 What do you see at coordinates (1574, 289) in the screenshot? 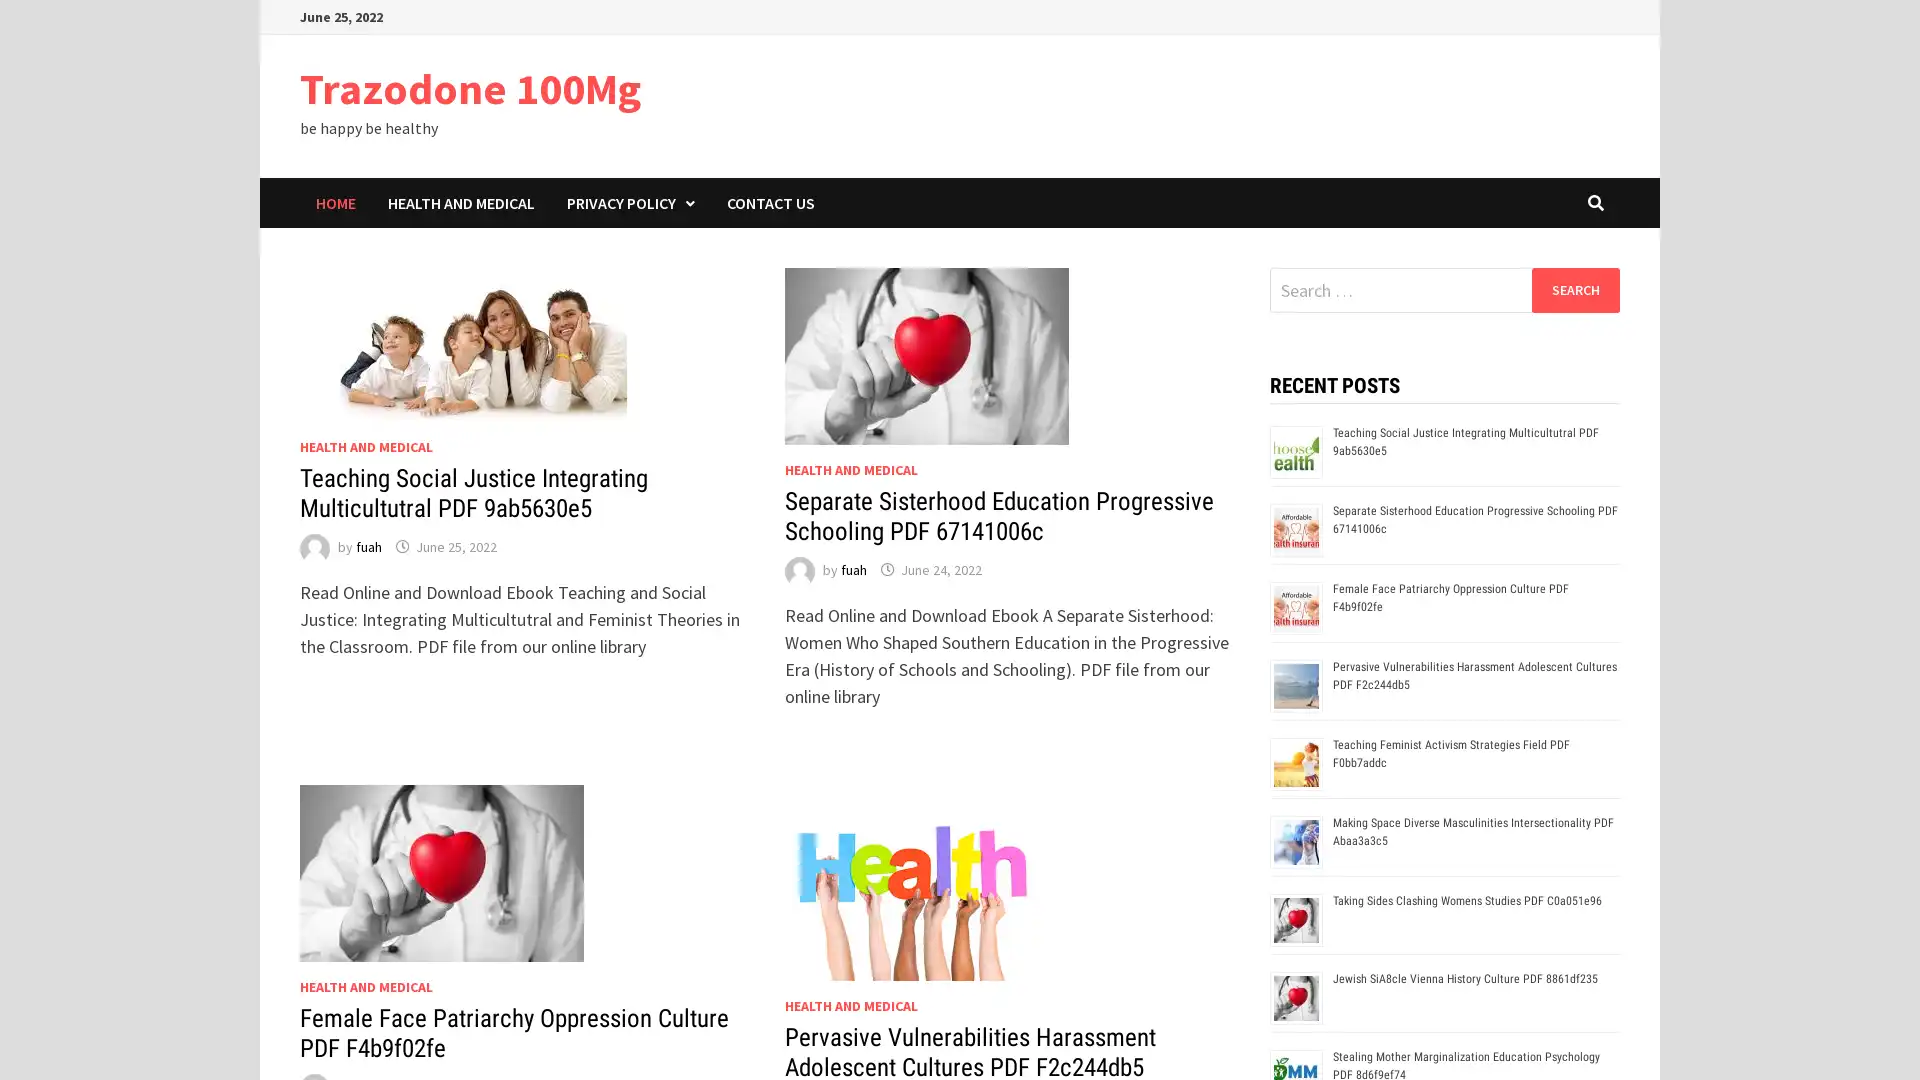
I see `Search` at bounding box center [1574, 289].